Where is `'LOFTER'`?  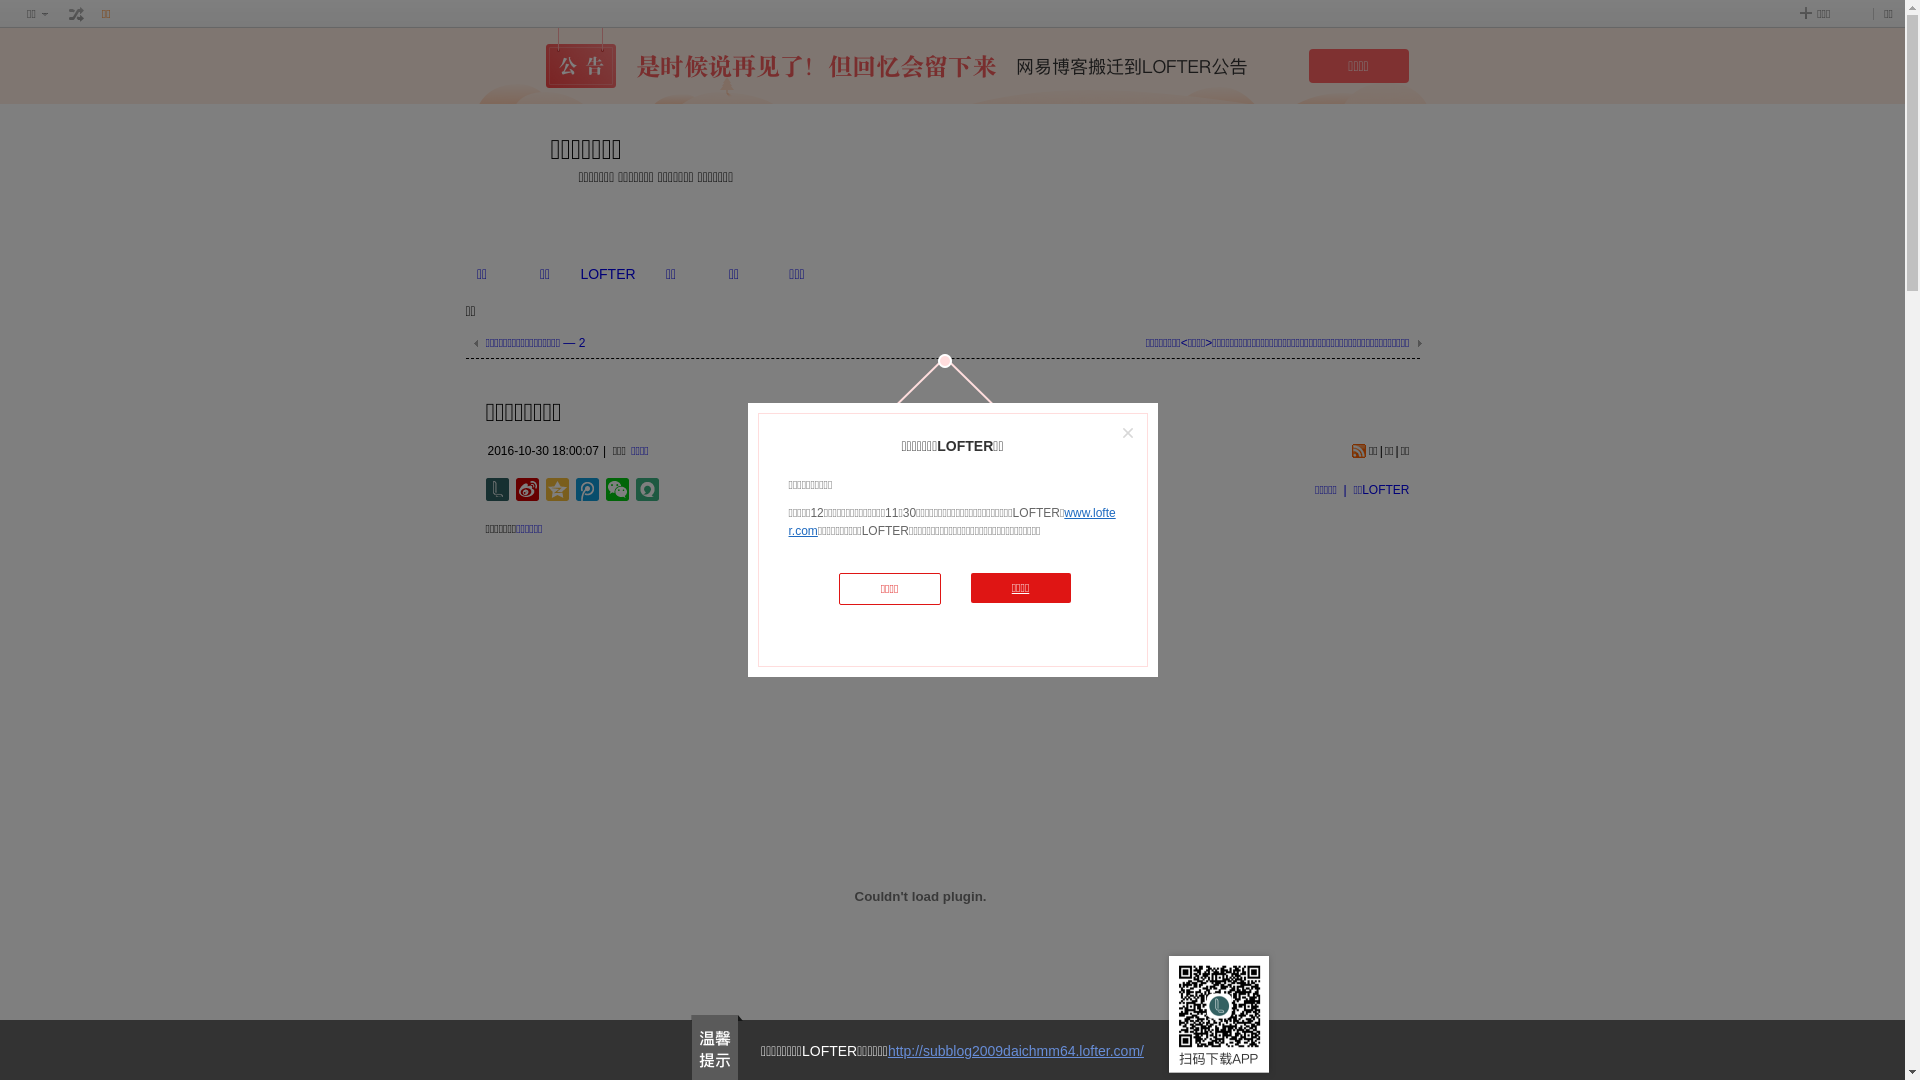 'LOFTER' is located at coordinates (606, 273).